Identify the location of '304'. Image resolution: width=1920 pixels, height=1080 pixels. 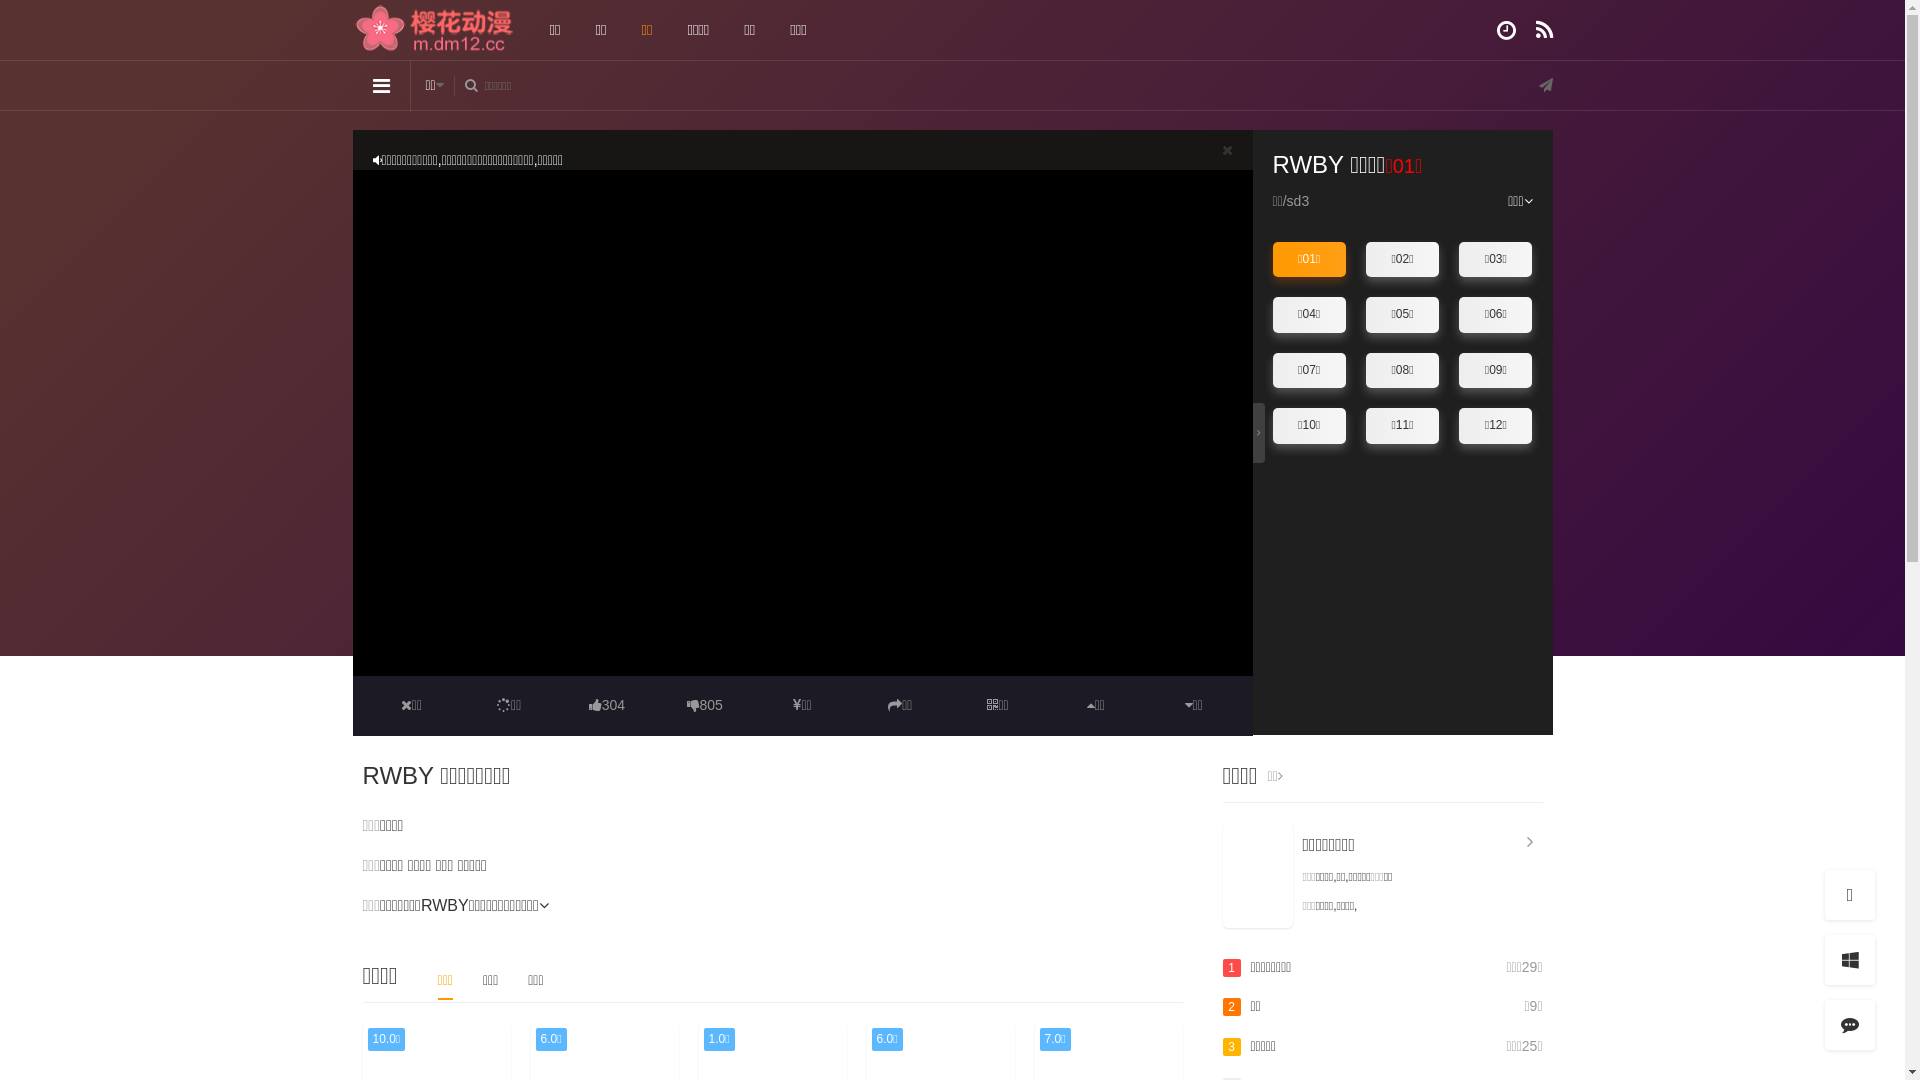
(605, 704).